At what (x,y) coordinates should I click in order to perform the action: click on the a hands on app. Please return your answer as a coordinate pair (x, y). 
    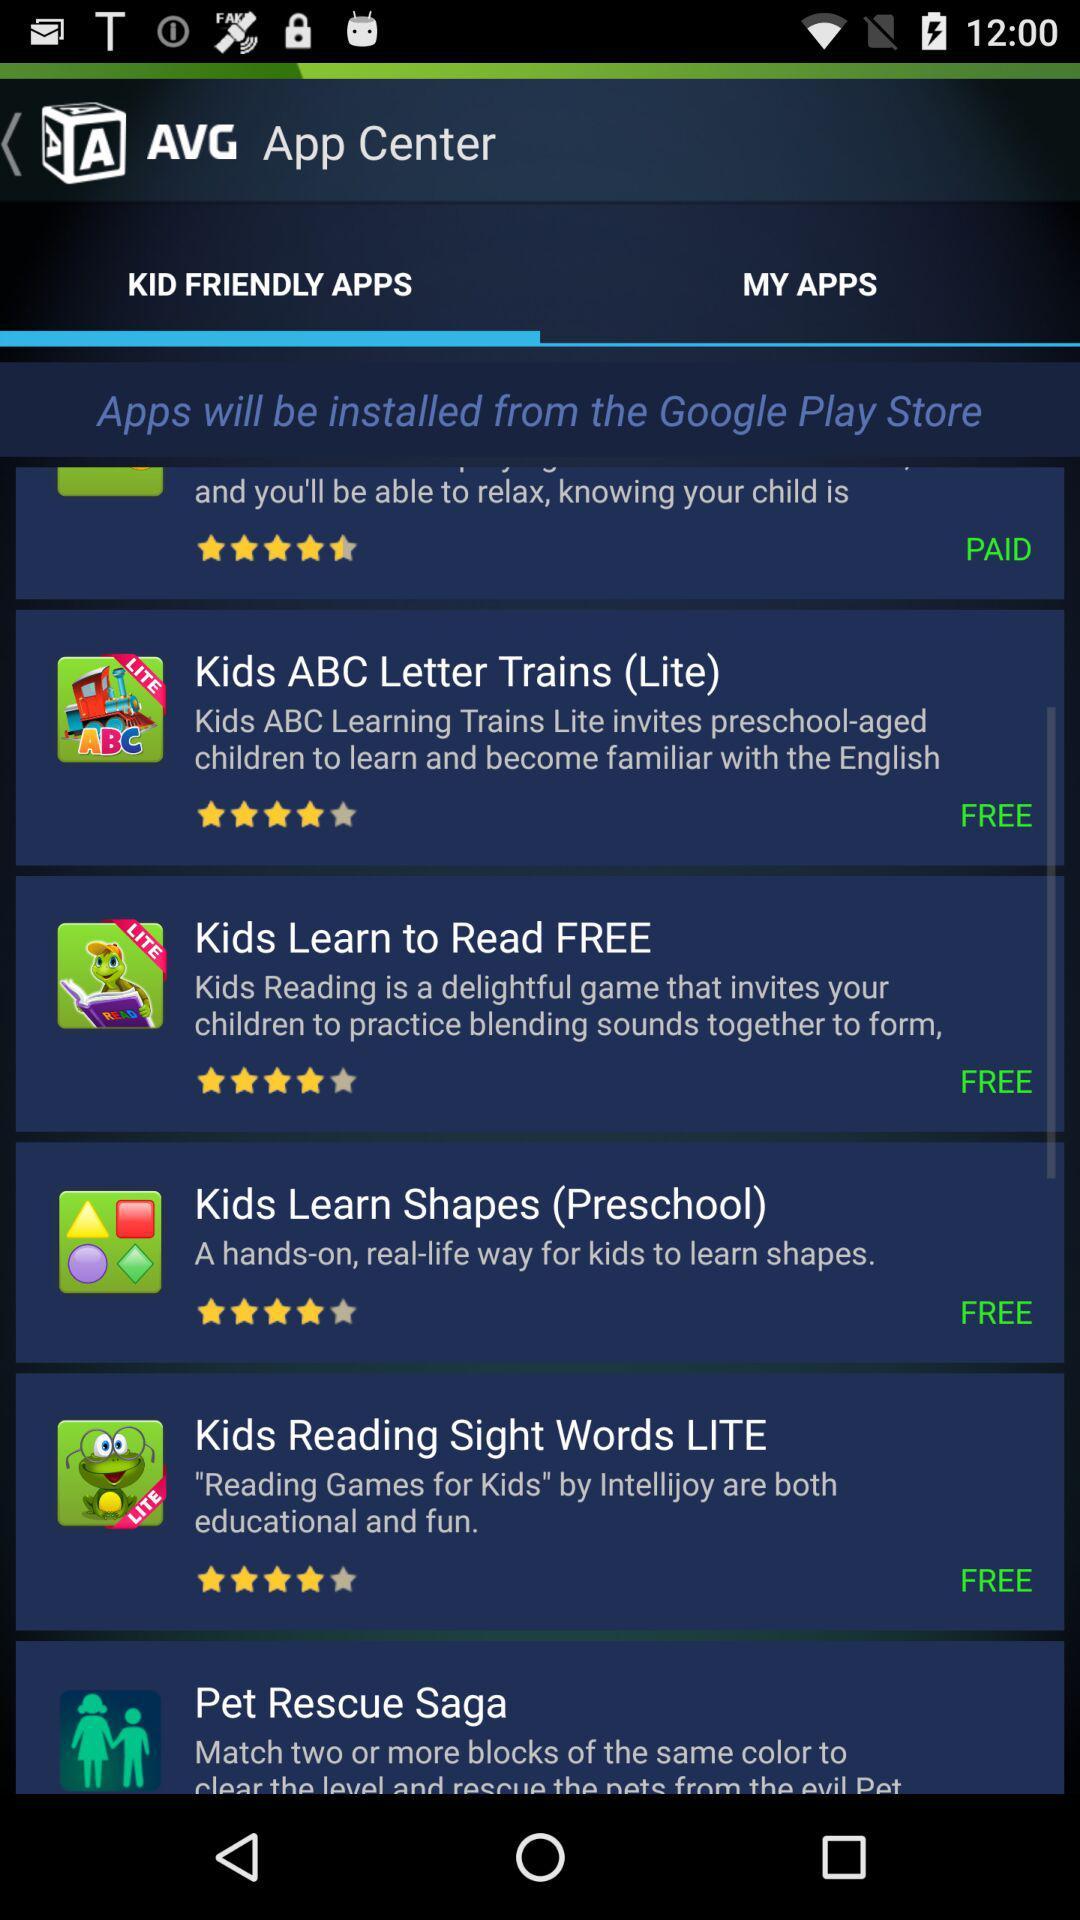
    Looking at the image, I should click on (577, 1251).